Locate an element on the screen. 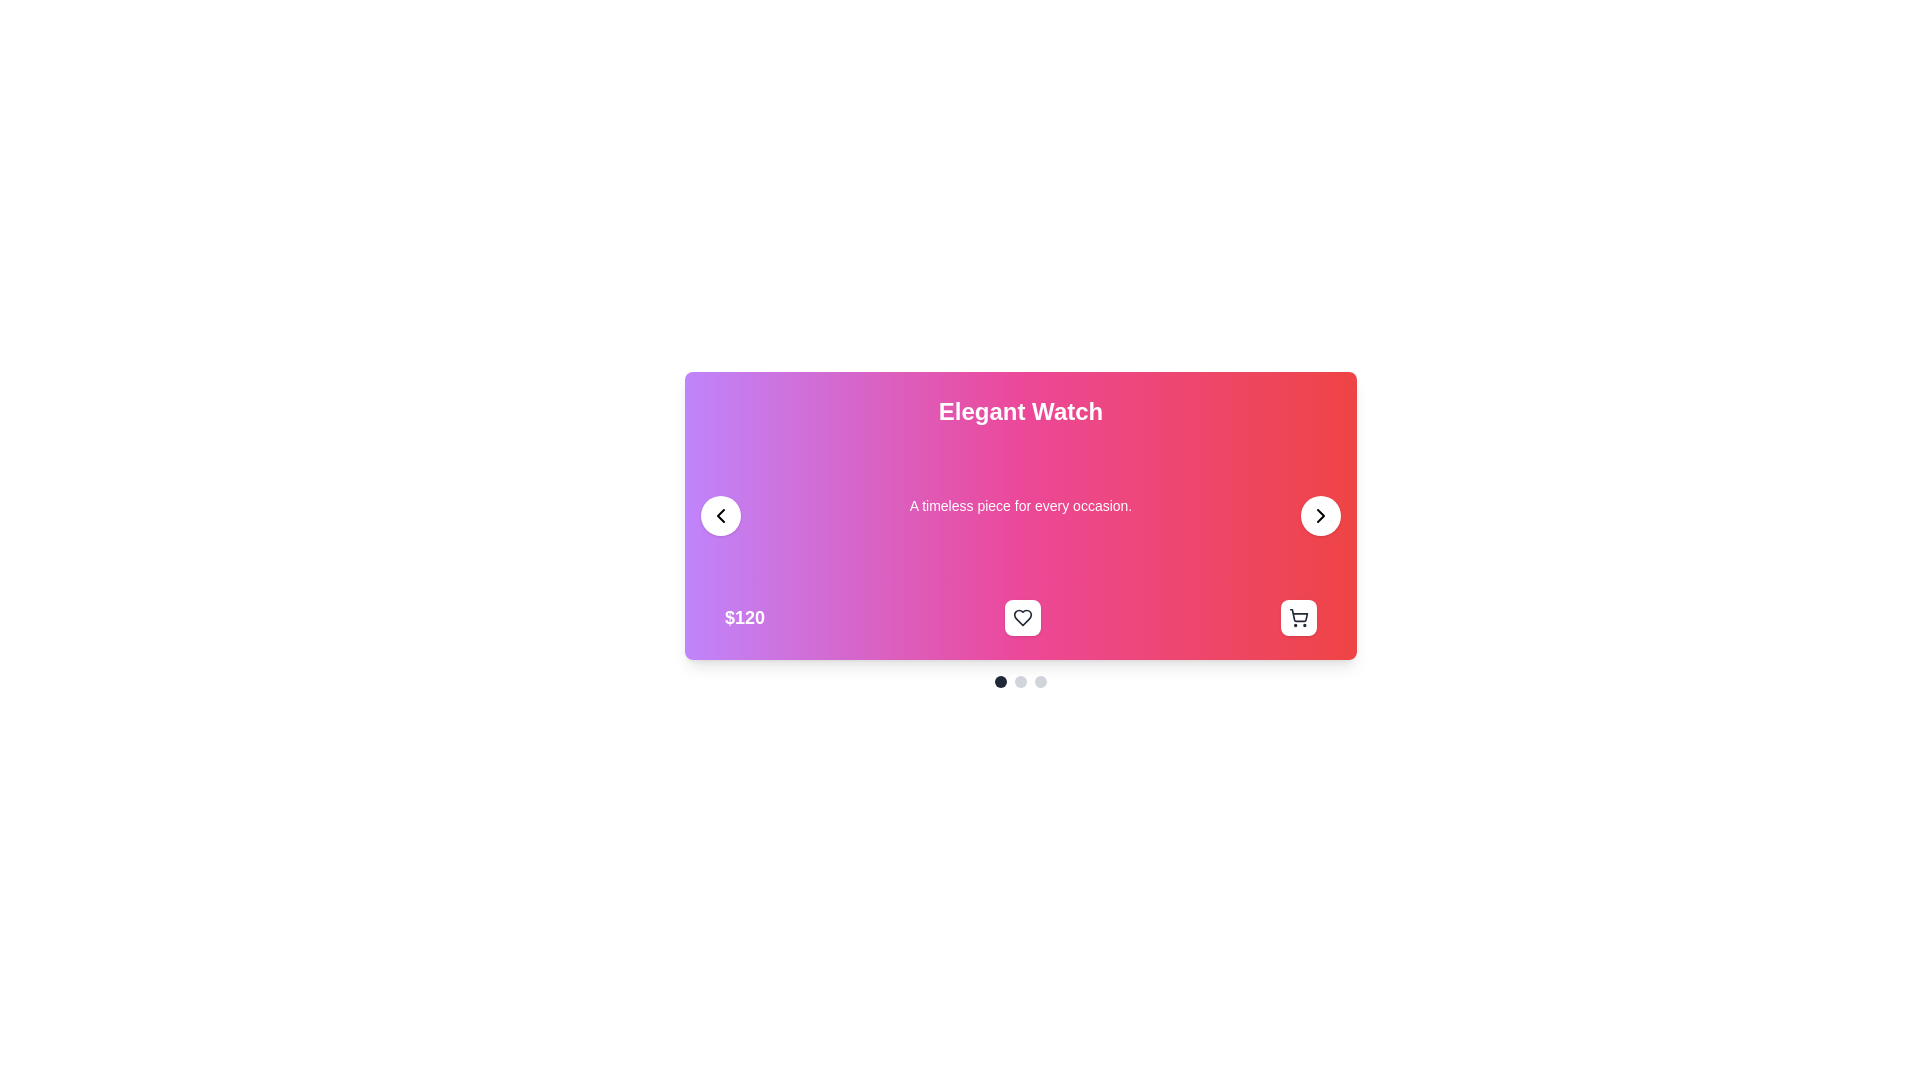  the right-pointing chevron icon located within the right-side circular button of the 'Elegant Watch' gradient-colored card is located at coordinates (1320, 515).